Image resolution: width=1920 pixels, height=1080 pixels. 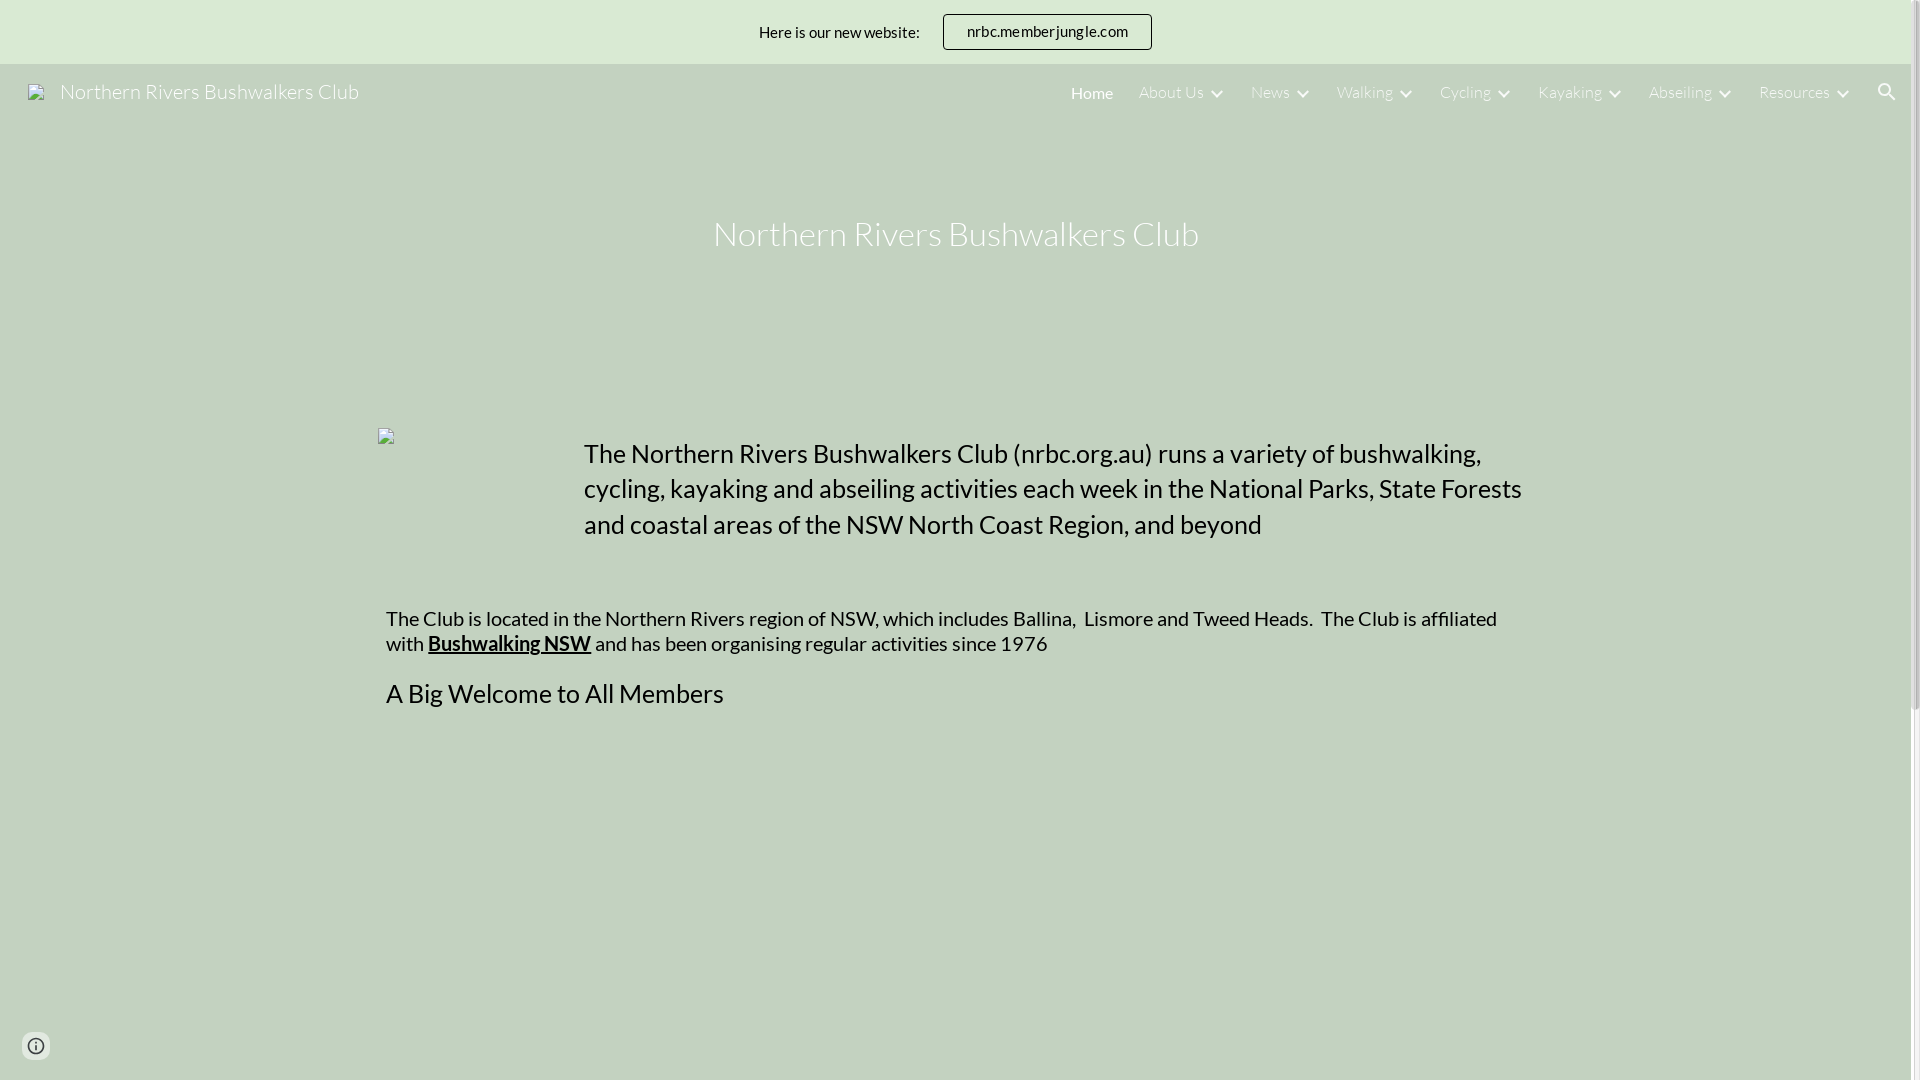 I want to click on 'Bushwalking NSW', so click(x=426, y=643).